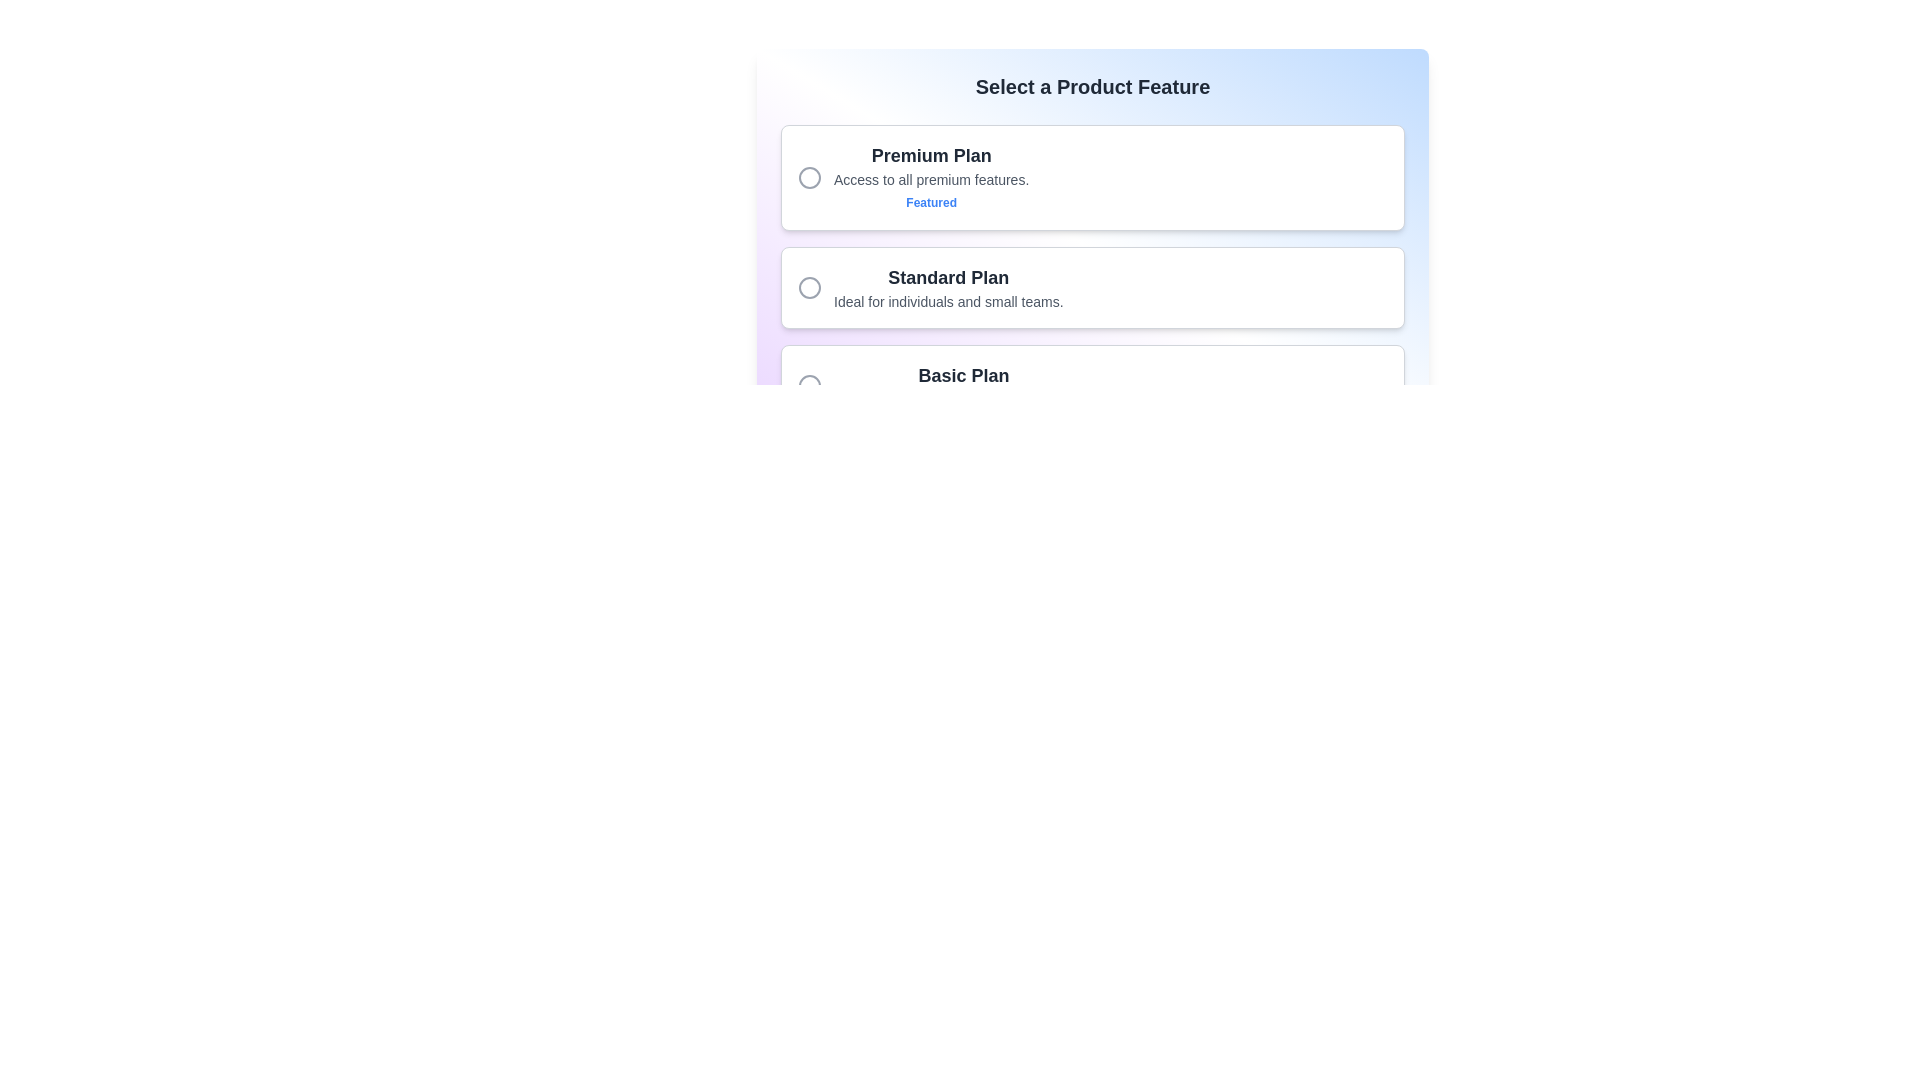  What do you see at coordinates (1092, 276) in the screenshot?
I see `the 'Standard Plan' option selector to read plan details by clicking on it` at bounding box center [1092, 276].